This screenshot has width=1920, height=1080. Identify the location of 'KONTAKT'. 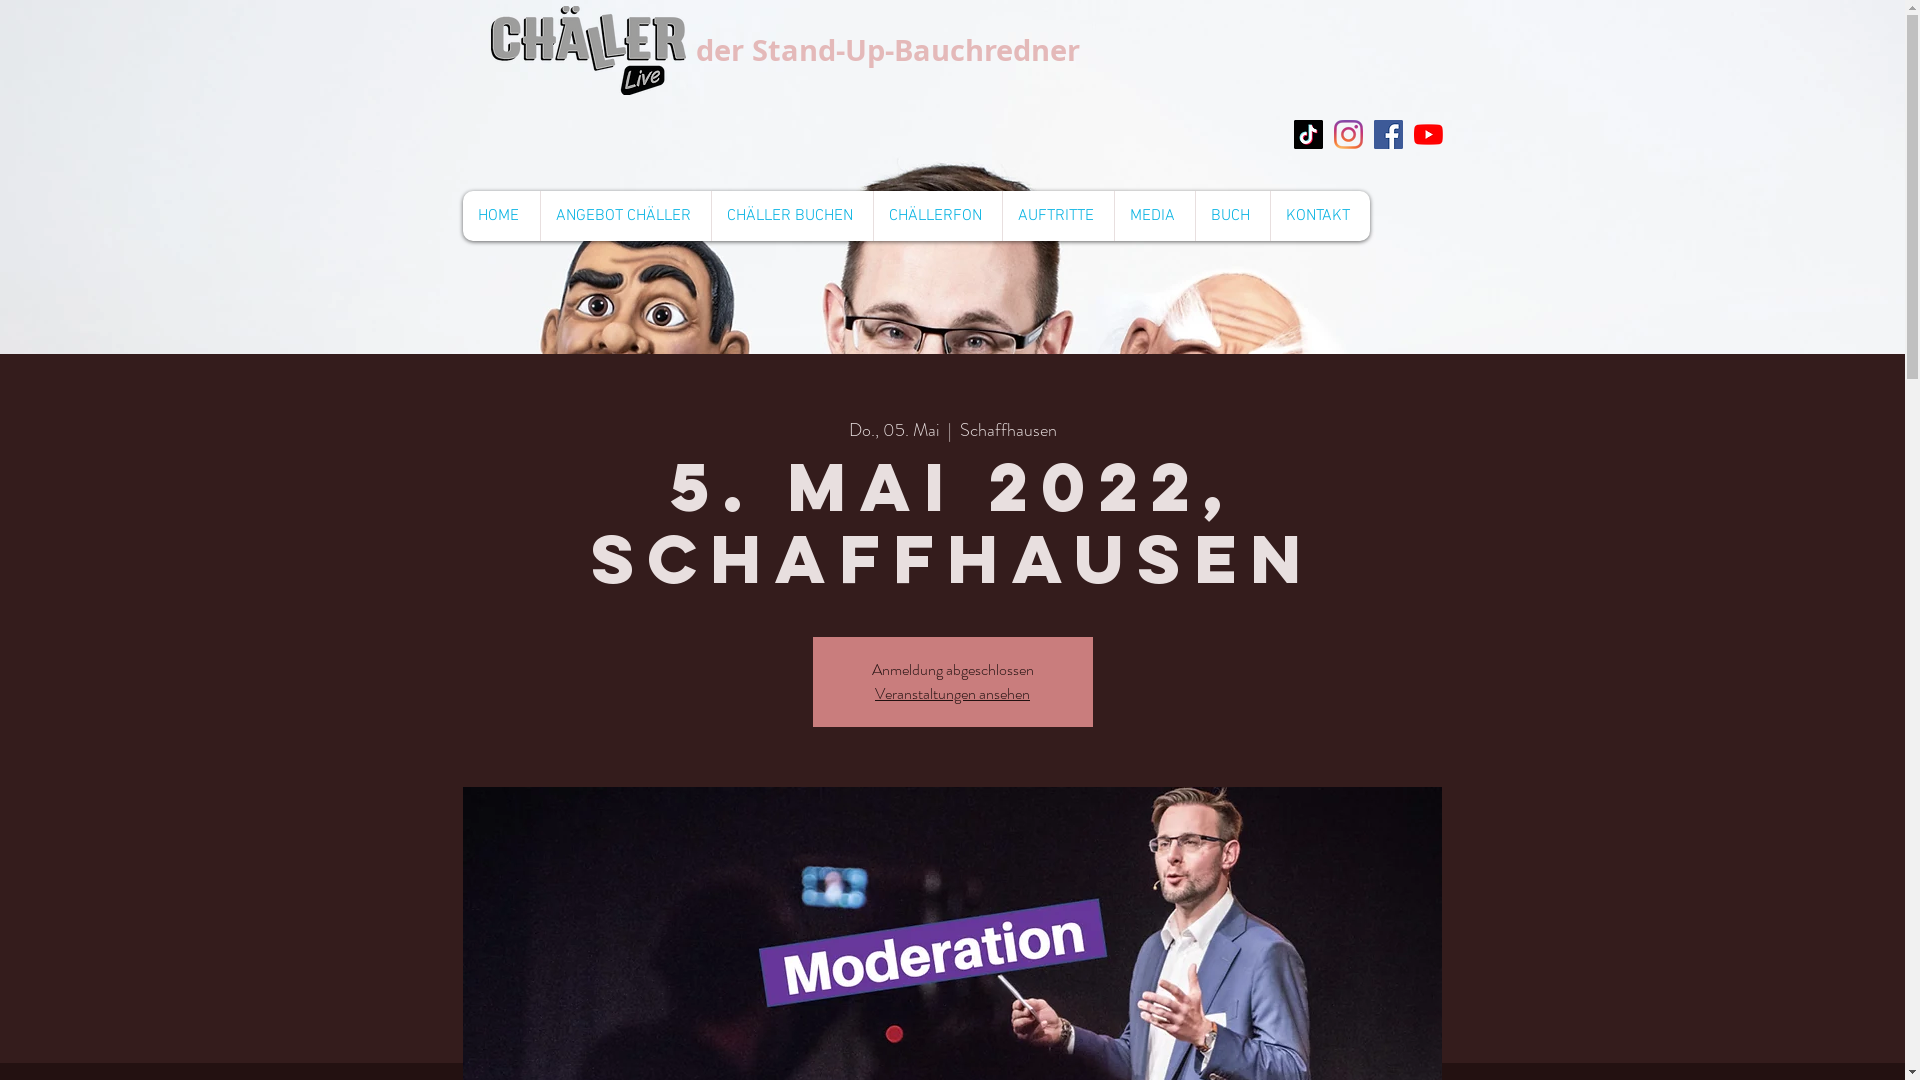
(1320, 216).